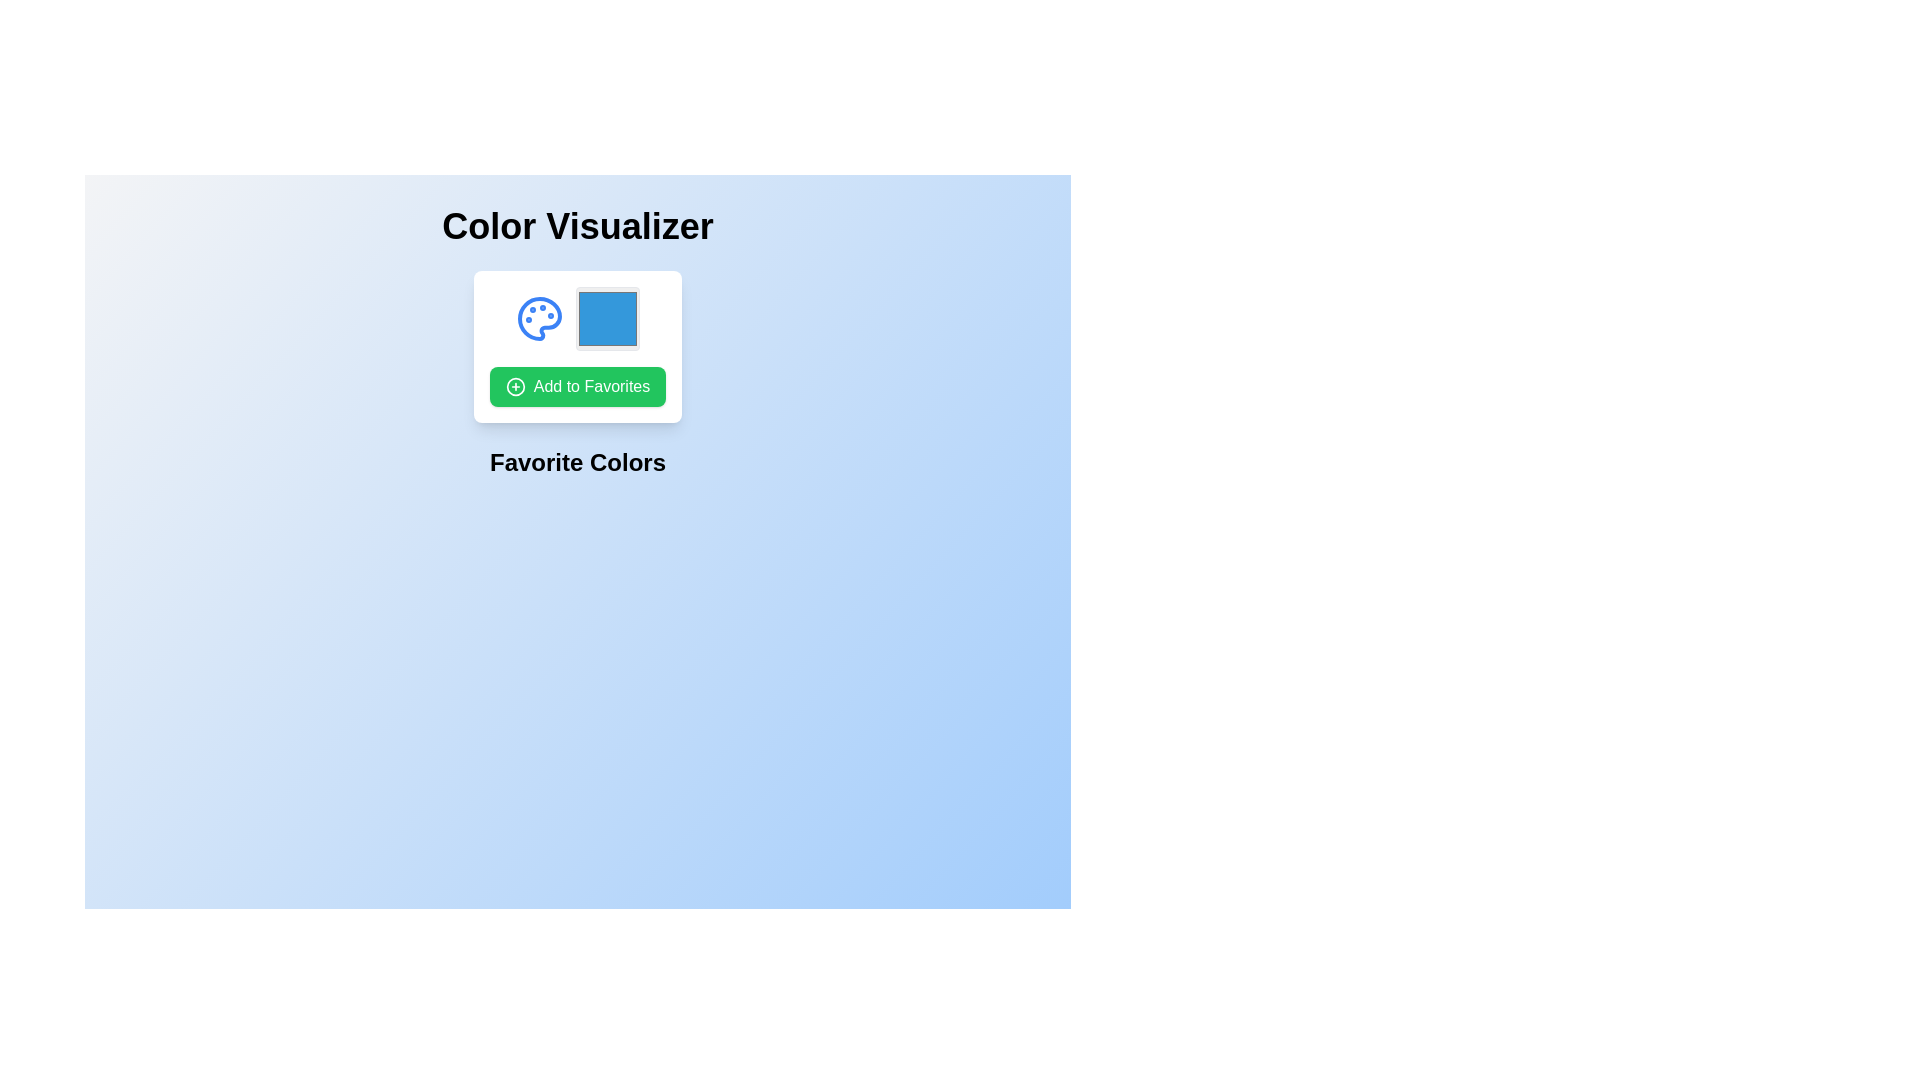  What do you see at coordinates (576, 346) in the screenshot?
I see `the Color Display Box` at bounding box center [576, 346].